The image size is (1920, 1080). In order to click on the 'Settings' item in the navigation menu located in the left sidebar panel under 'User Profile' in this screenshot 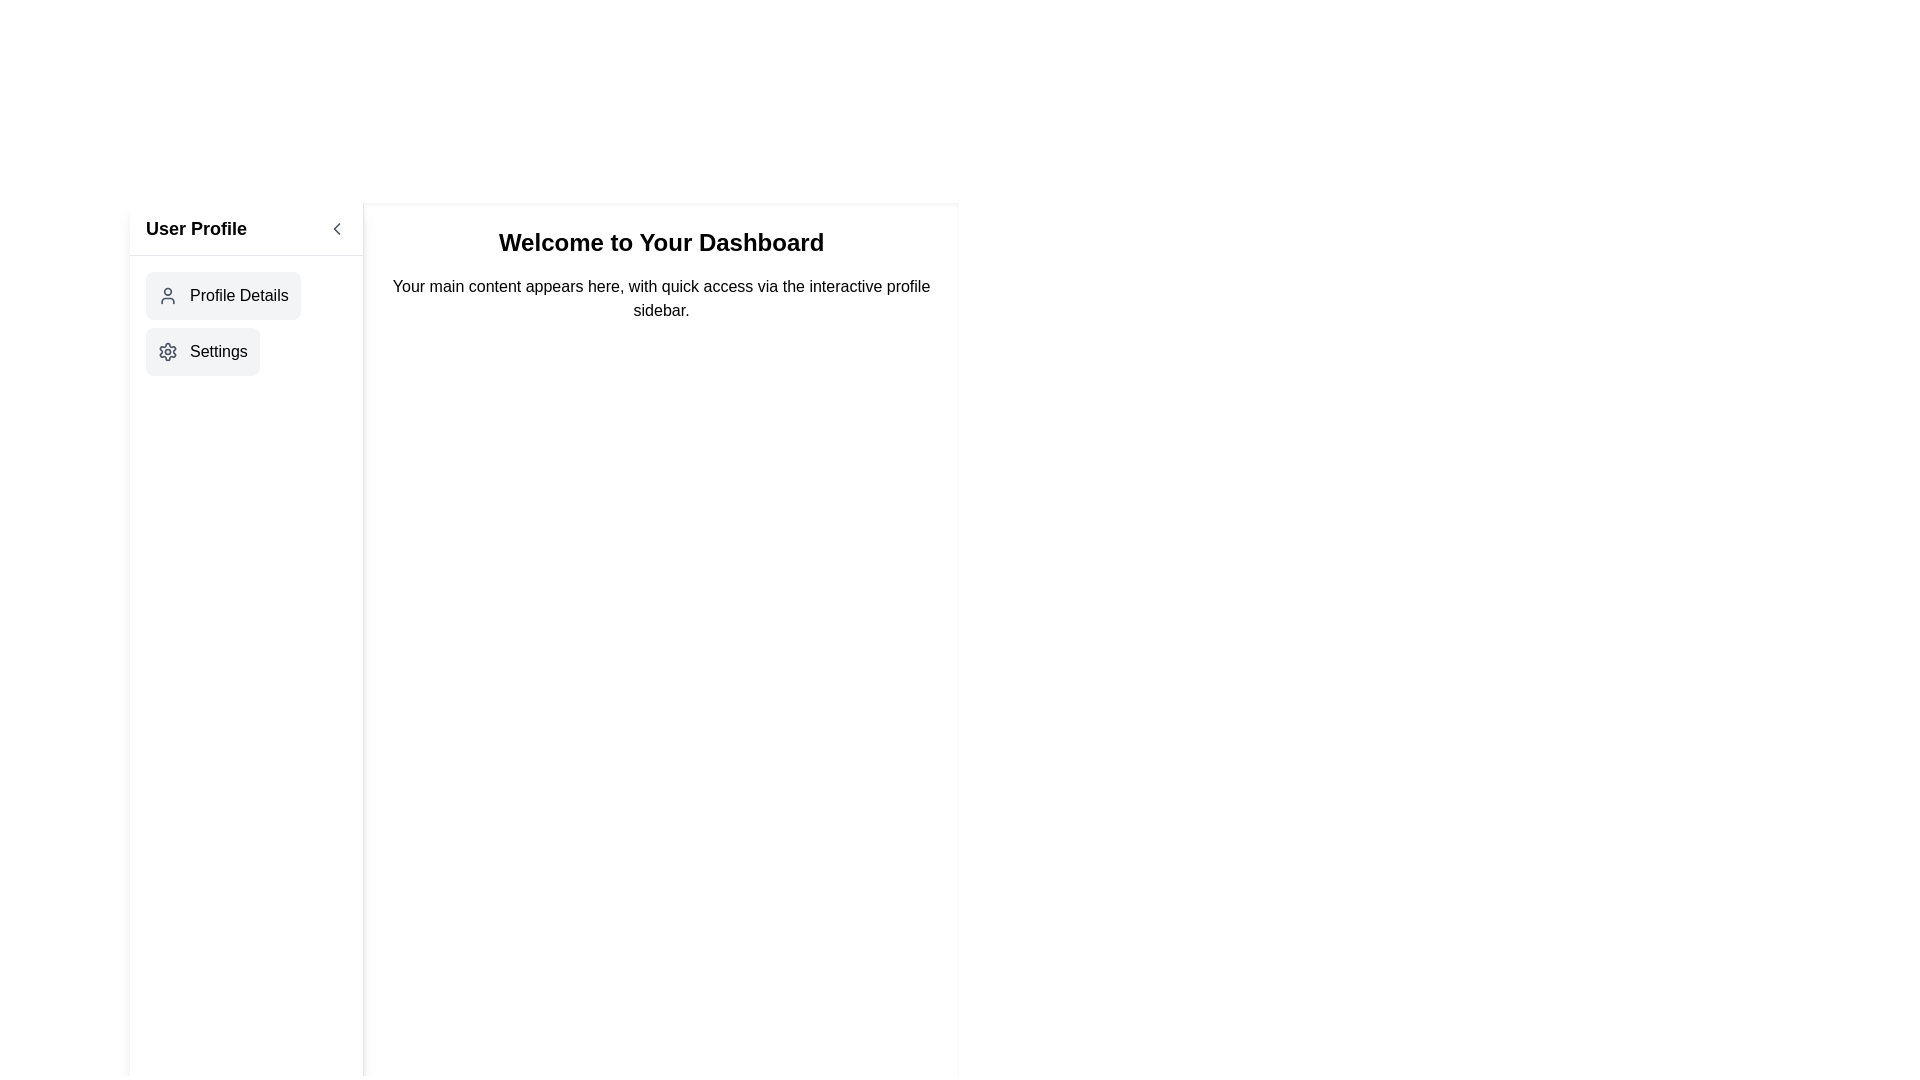, I will do `click(245, 323)`.